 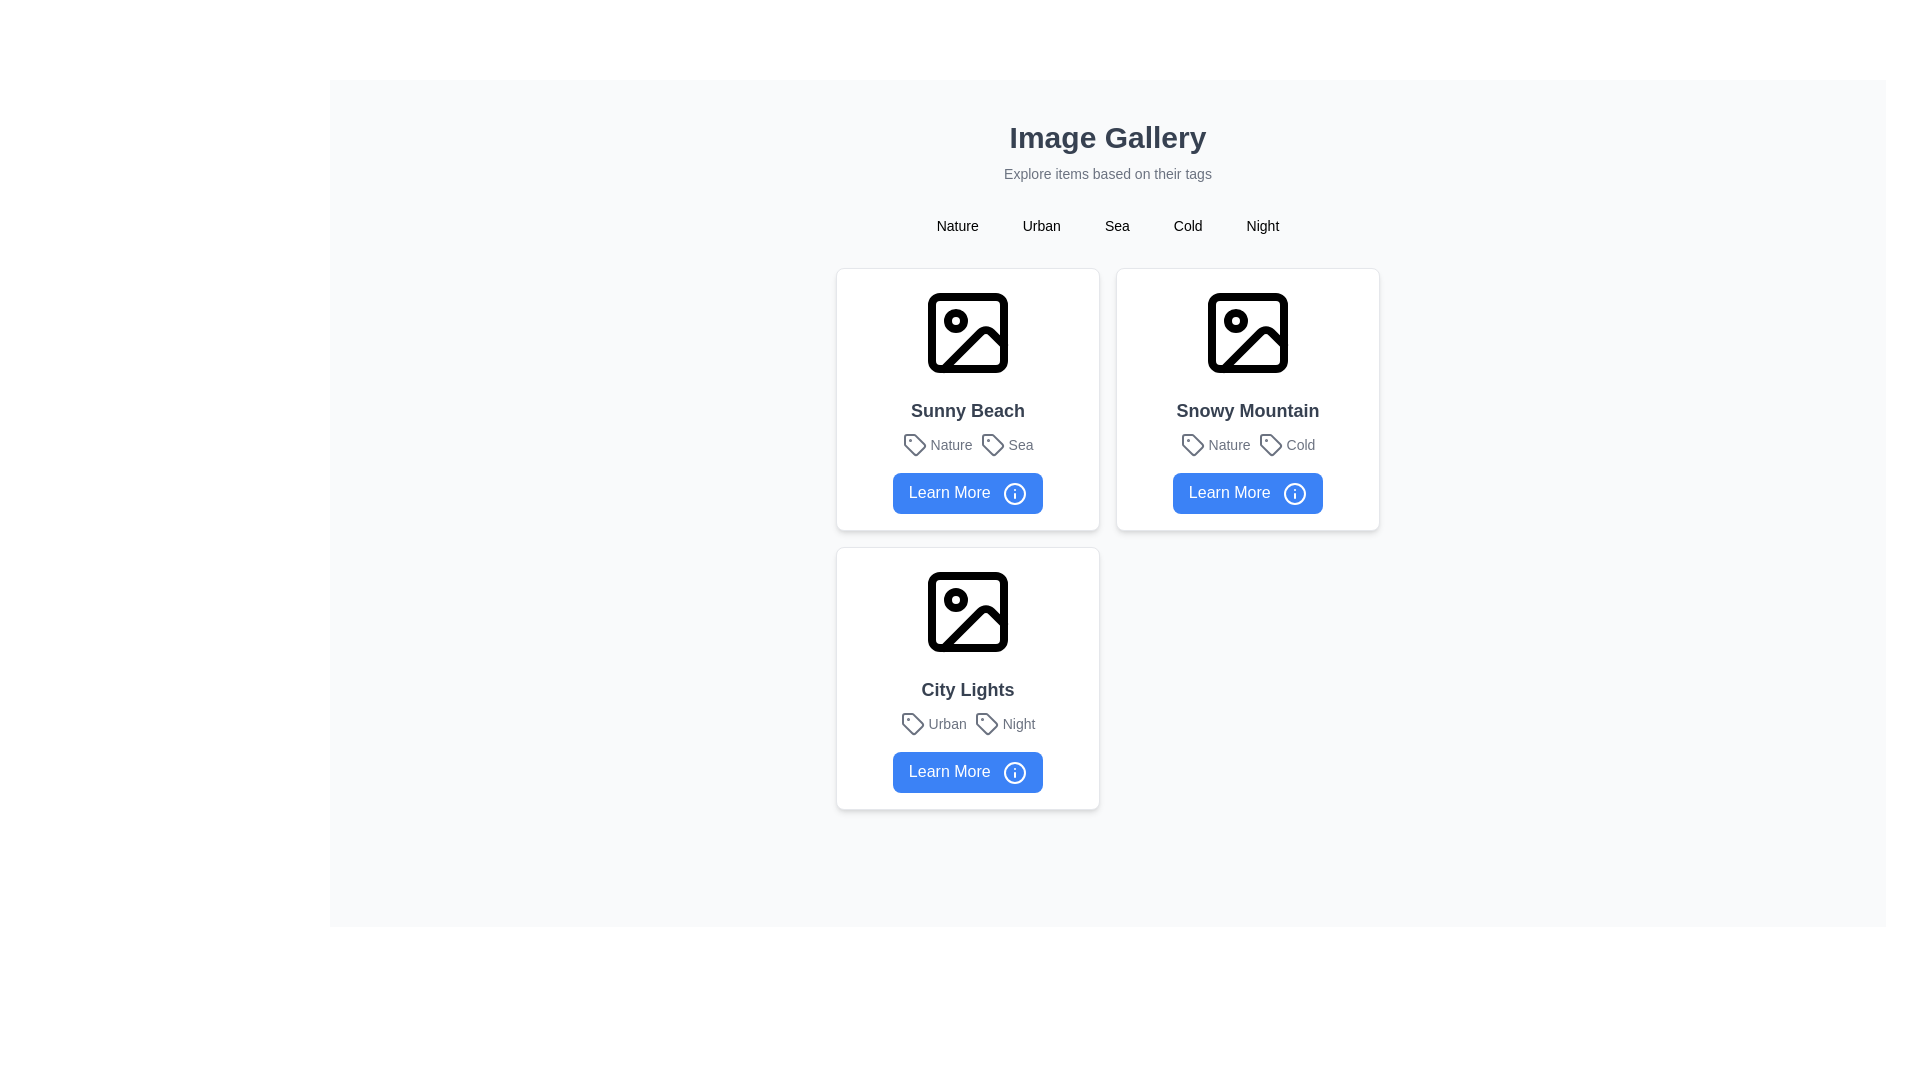 I want to click on the 'Sea' button, which is the third button in a row of category selectors for filtering the gallery items based on the 'Sea' tag, so click(x=1116, y=225).